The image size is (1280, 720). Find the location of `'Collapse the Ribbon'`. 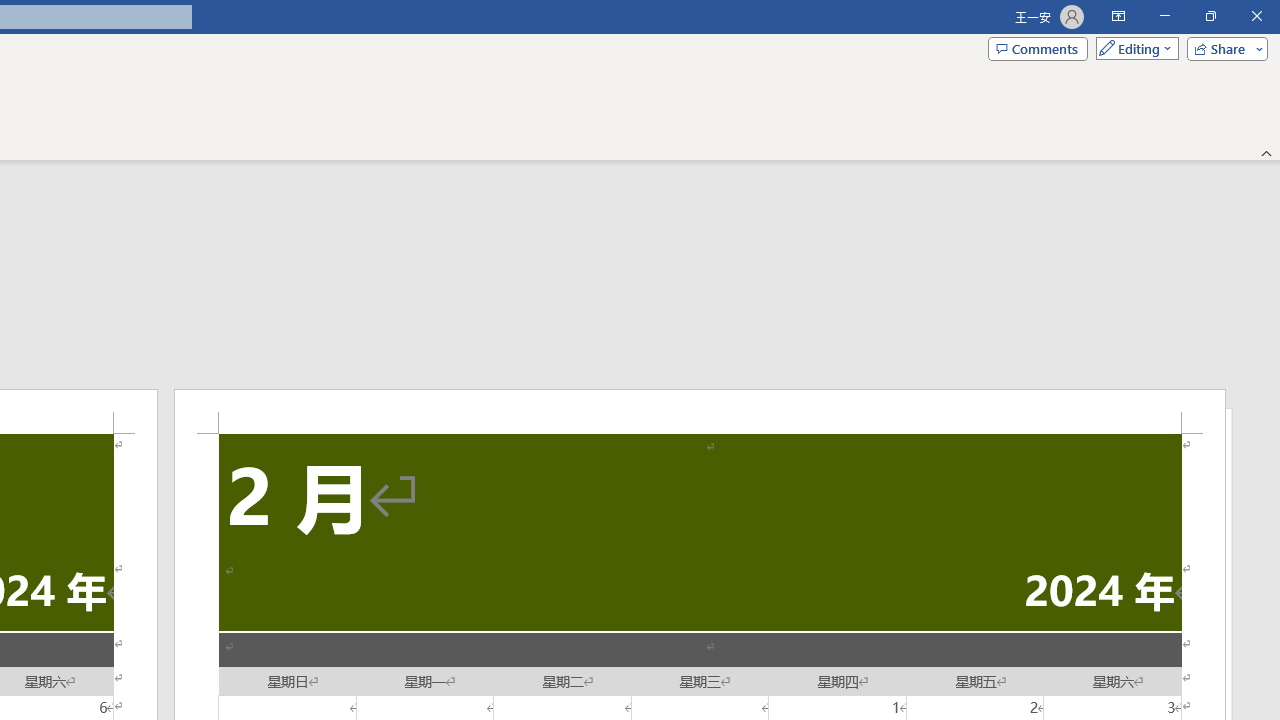

'Collapse the Ribbon' is located at coordinates (1266, 152).